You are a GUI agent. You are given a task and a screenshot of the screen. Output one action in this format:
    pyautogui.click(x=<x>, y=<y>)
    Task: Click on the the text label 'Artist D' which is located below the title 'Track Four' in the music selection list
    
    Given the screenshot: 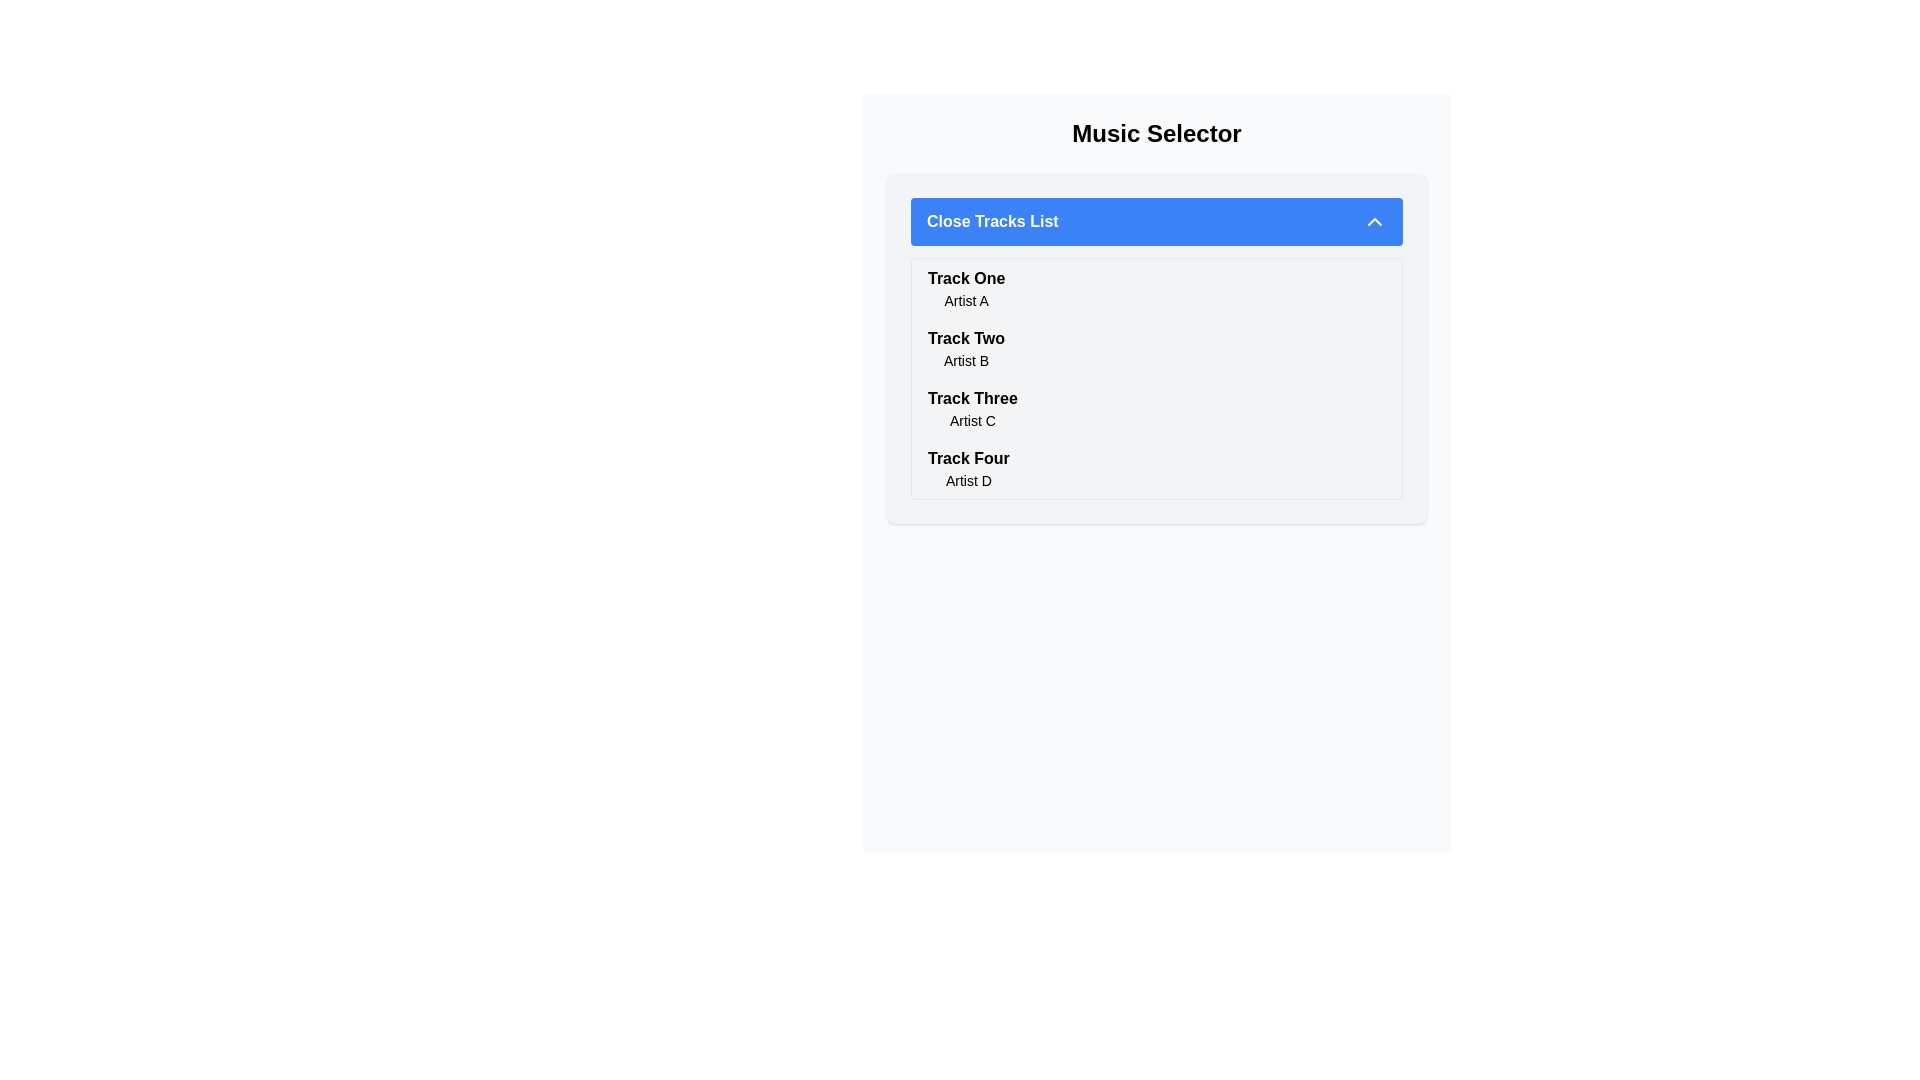 What is the action you would take?
    pyautogui.click(x=968, y=481)
    